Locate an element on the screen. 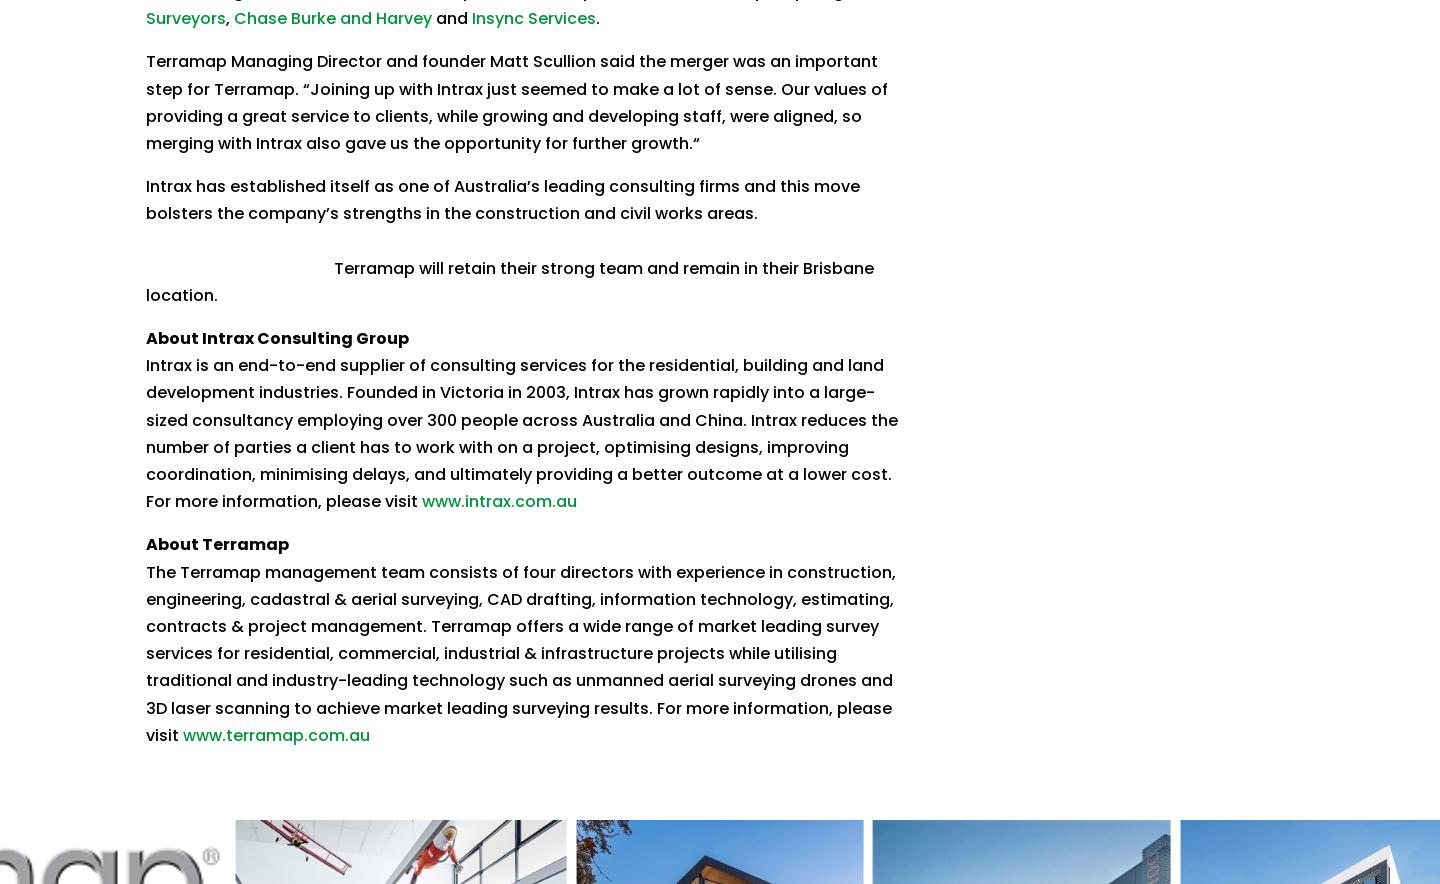 Image resolution: width=1440 pixels, height=884 pixels. 'Chase Burke and Harvey' is located at coordinates (332, 18).